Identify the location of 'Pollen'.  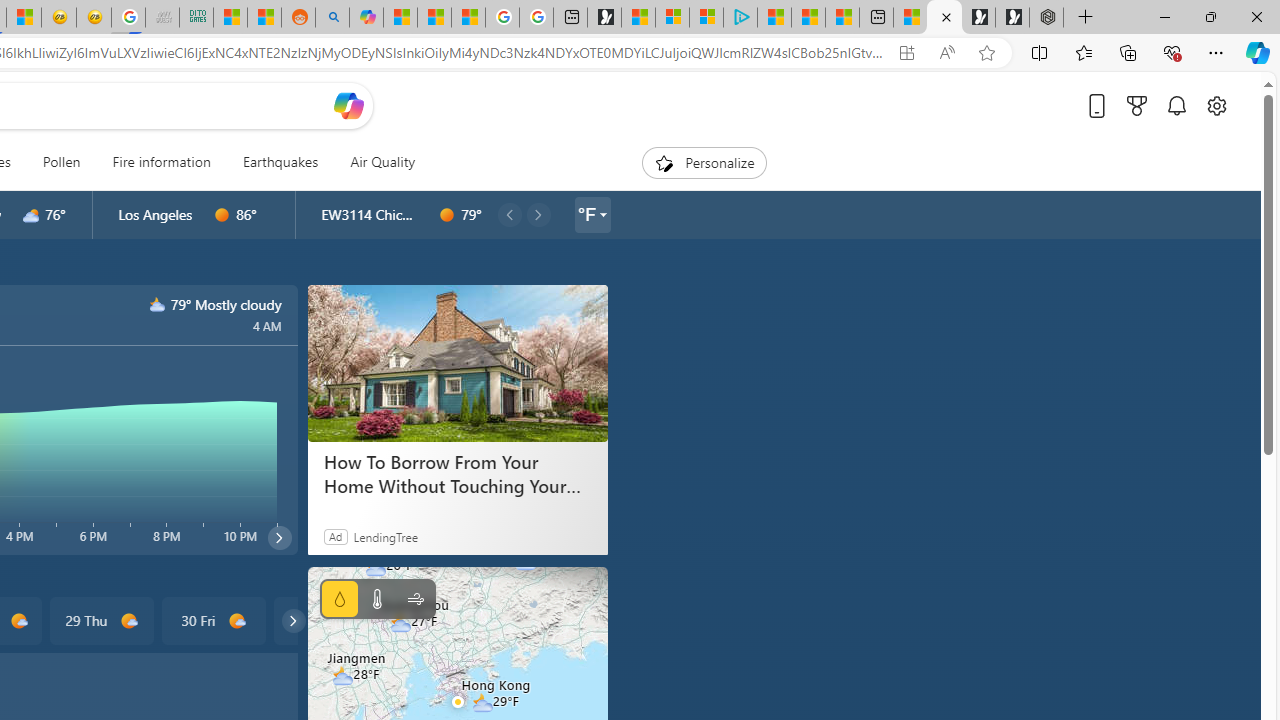
(61, 162).